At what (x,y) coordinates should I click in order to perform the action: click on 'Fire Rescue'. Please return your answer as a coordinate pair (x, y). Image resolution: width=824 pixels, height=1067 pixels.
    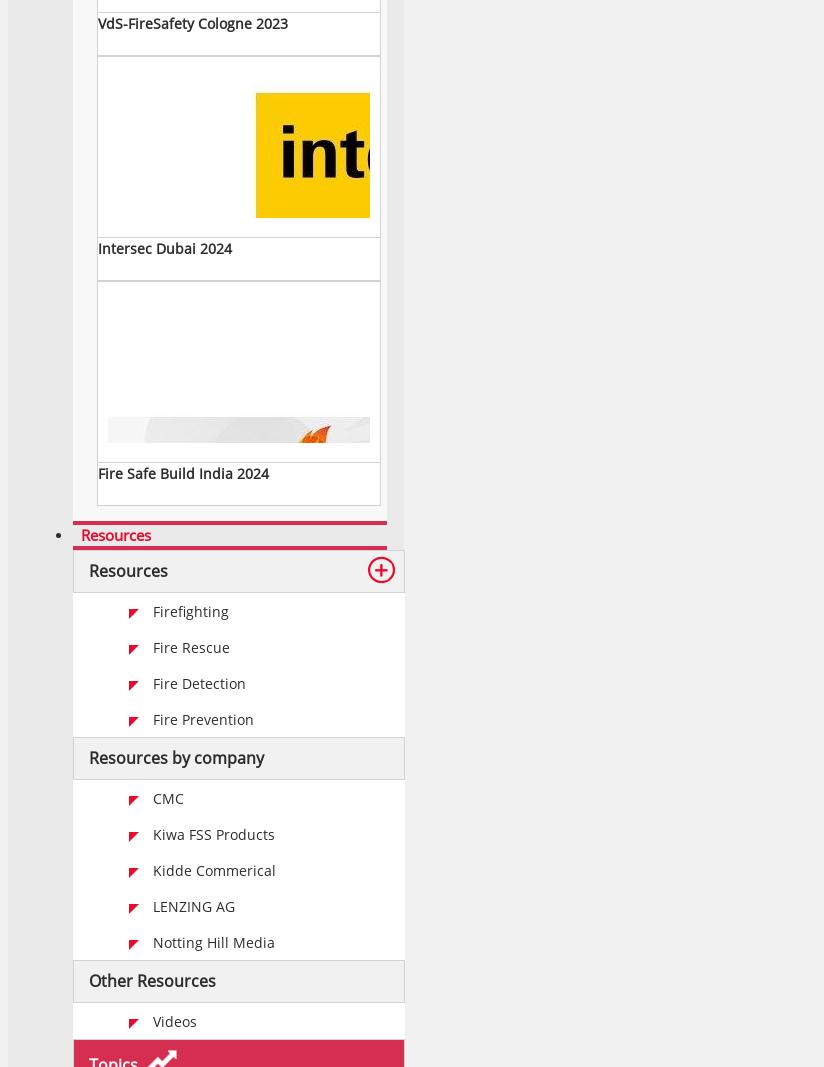
    Looking at the image, I should click on (152, 647).